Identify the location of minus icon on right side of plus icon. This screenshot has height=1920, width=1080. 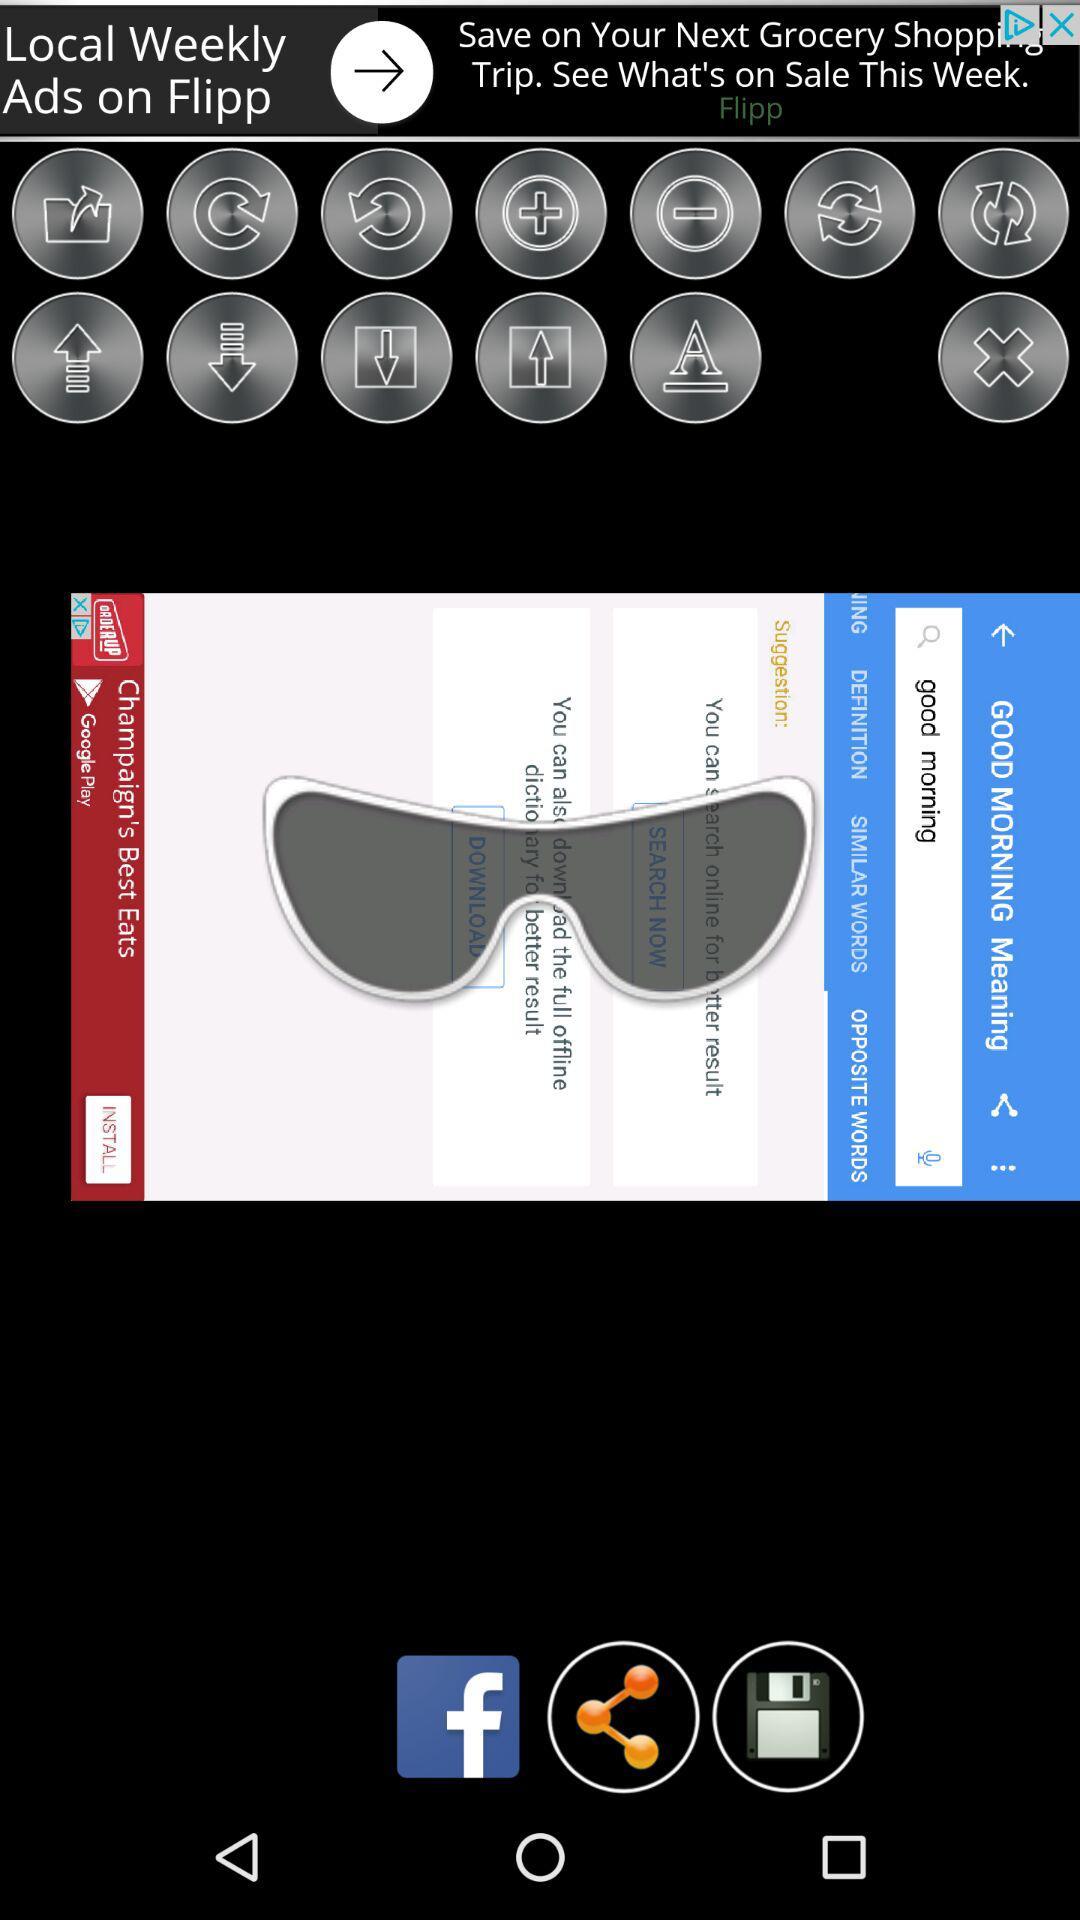
(694, 214).